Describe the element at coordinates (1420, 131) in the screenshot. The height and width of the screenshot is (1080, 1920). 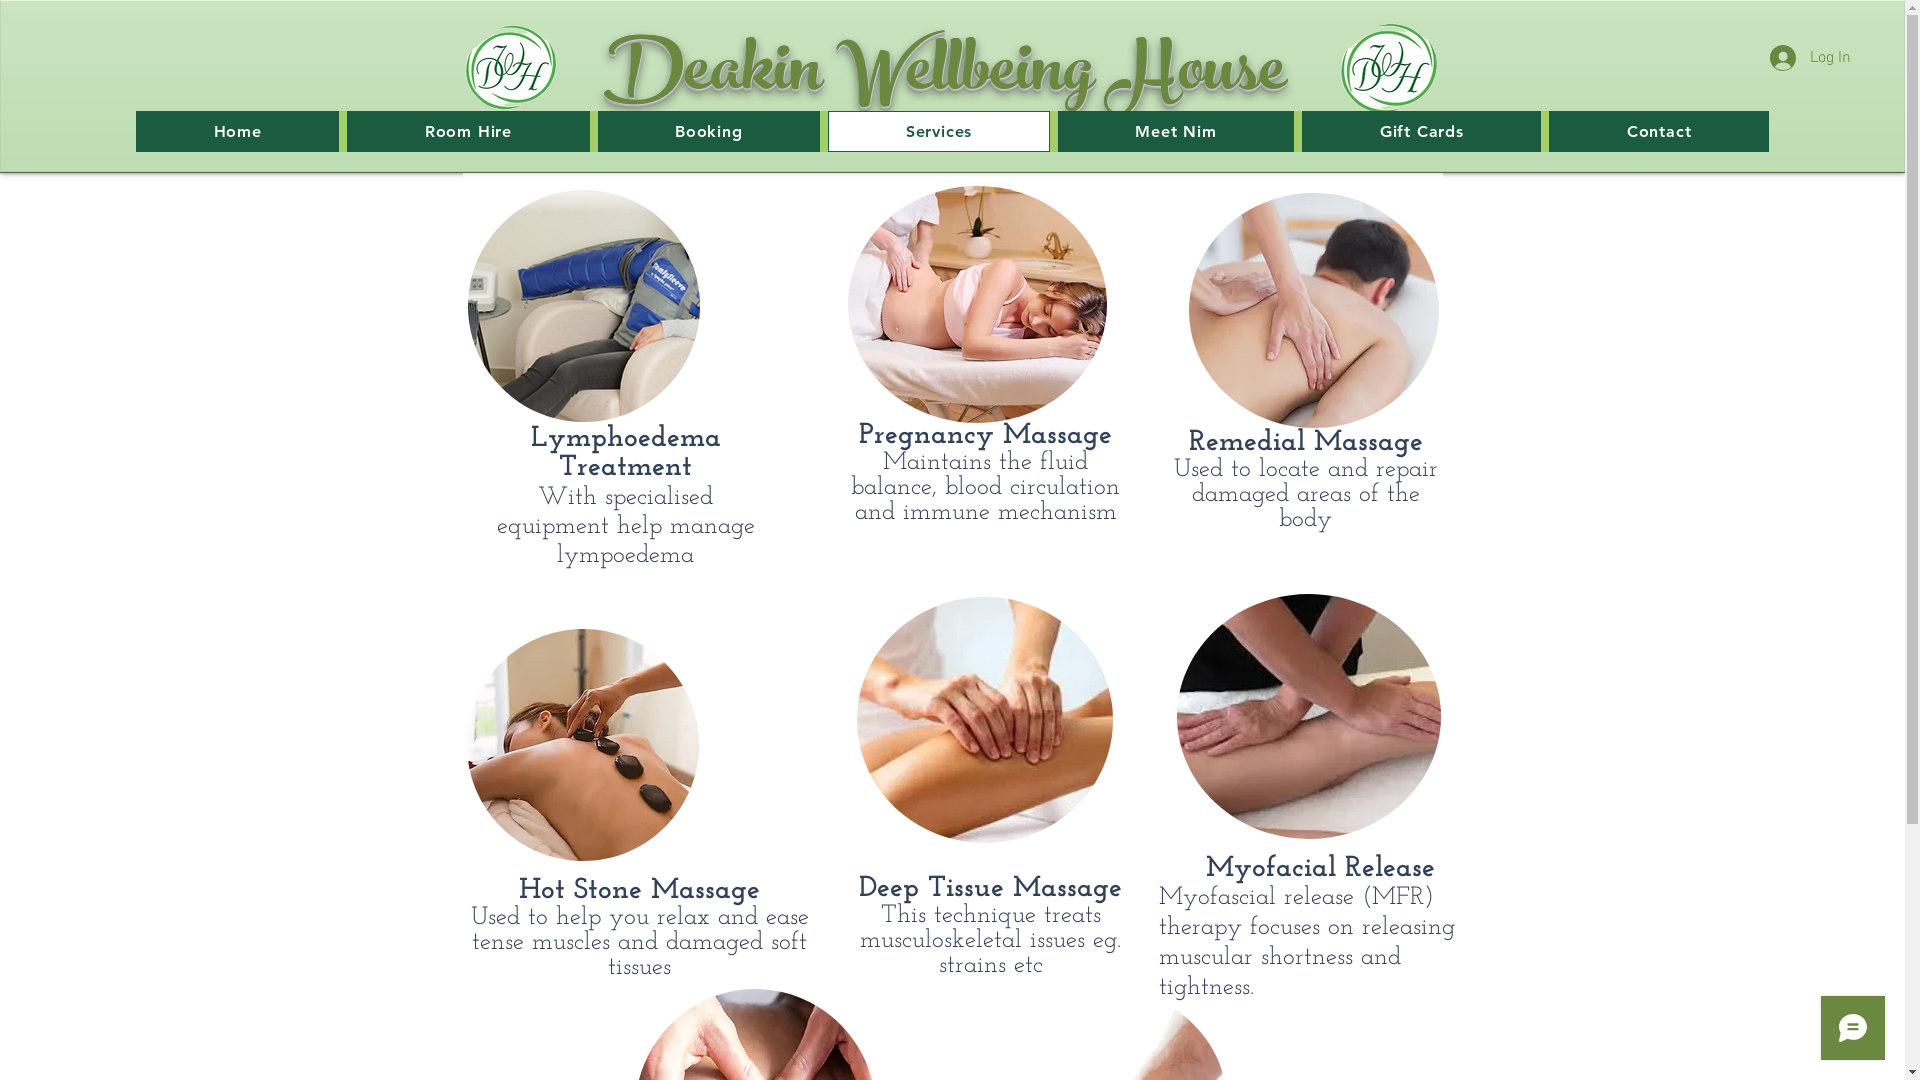
I see `'Gift Cards'` at that location.